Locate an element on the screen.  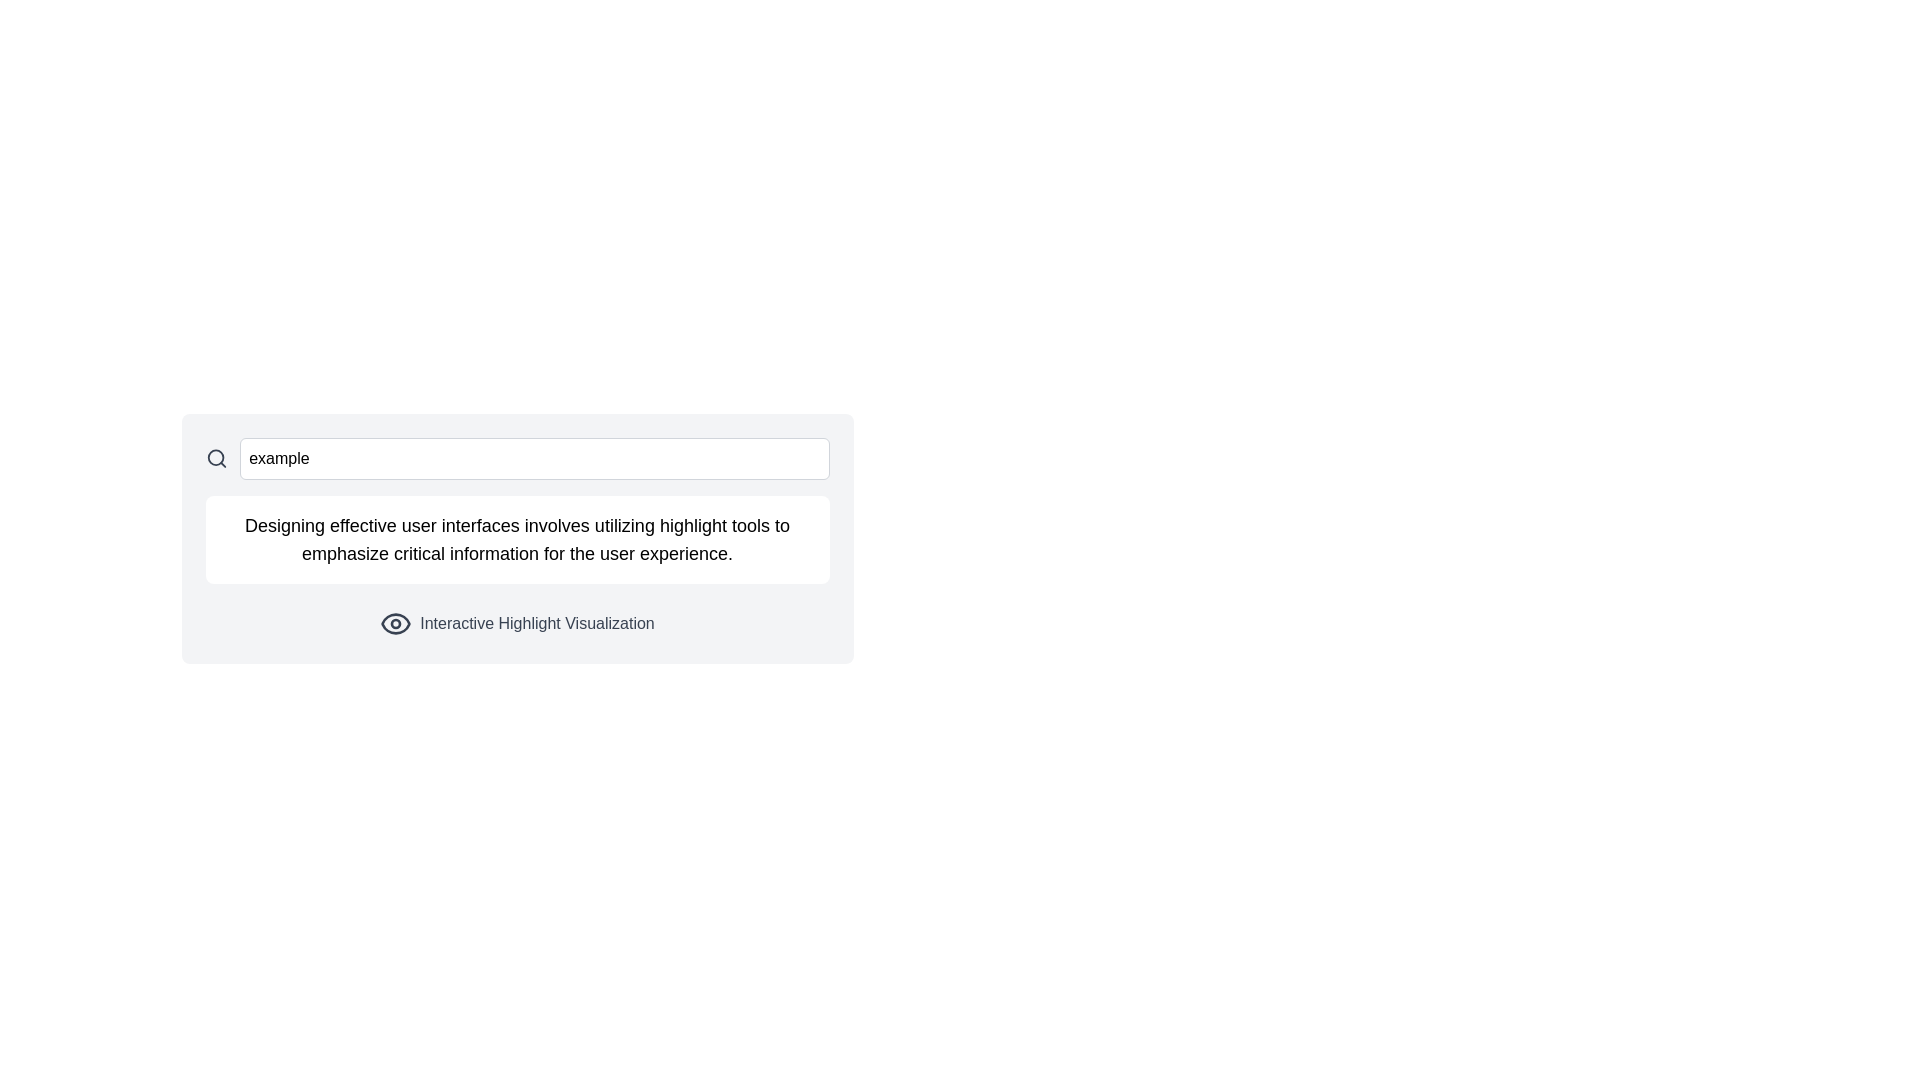
the magnifying glass icon located on the leftmost side of the search bar is located at coordinates (216, 459).